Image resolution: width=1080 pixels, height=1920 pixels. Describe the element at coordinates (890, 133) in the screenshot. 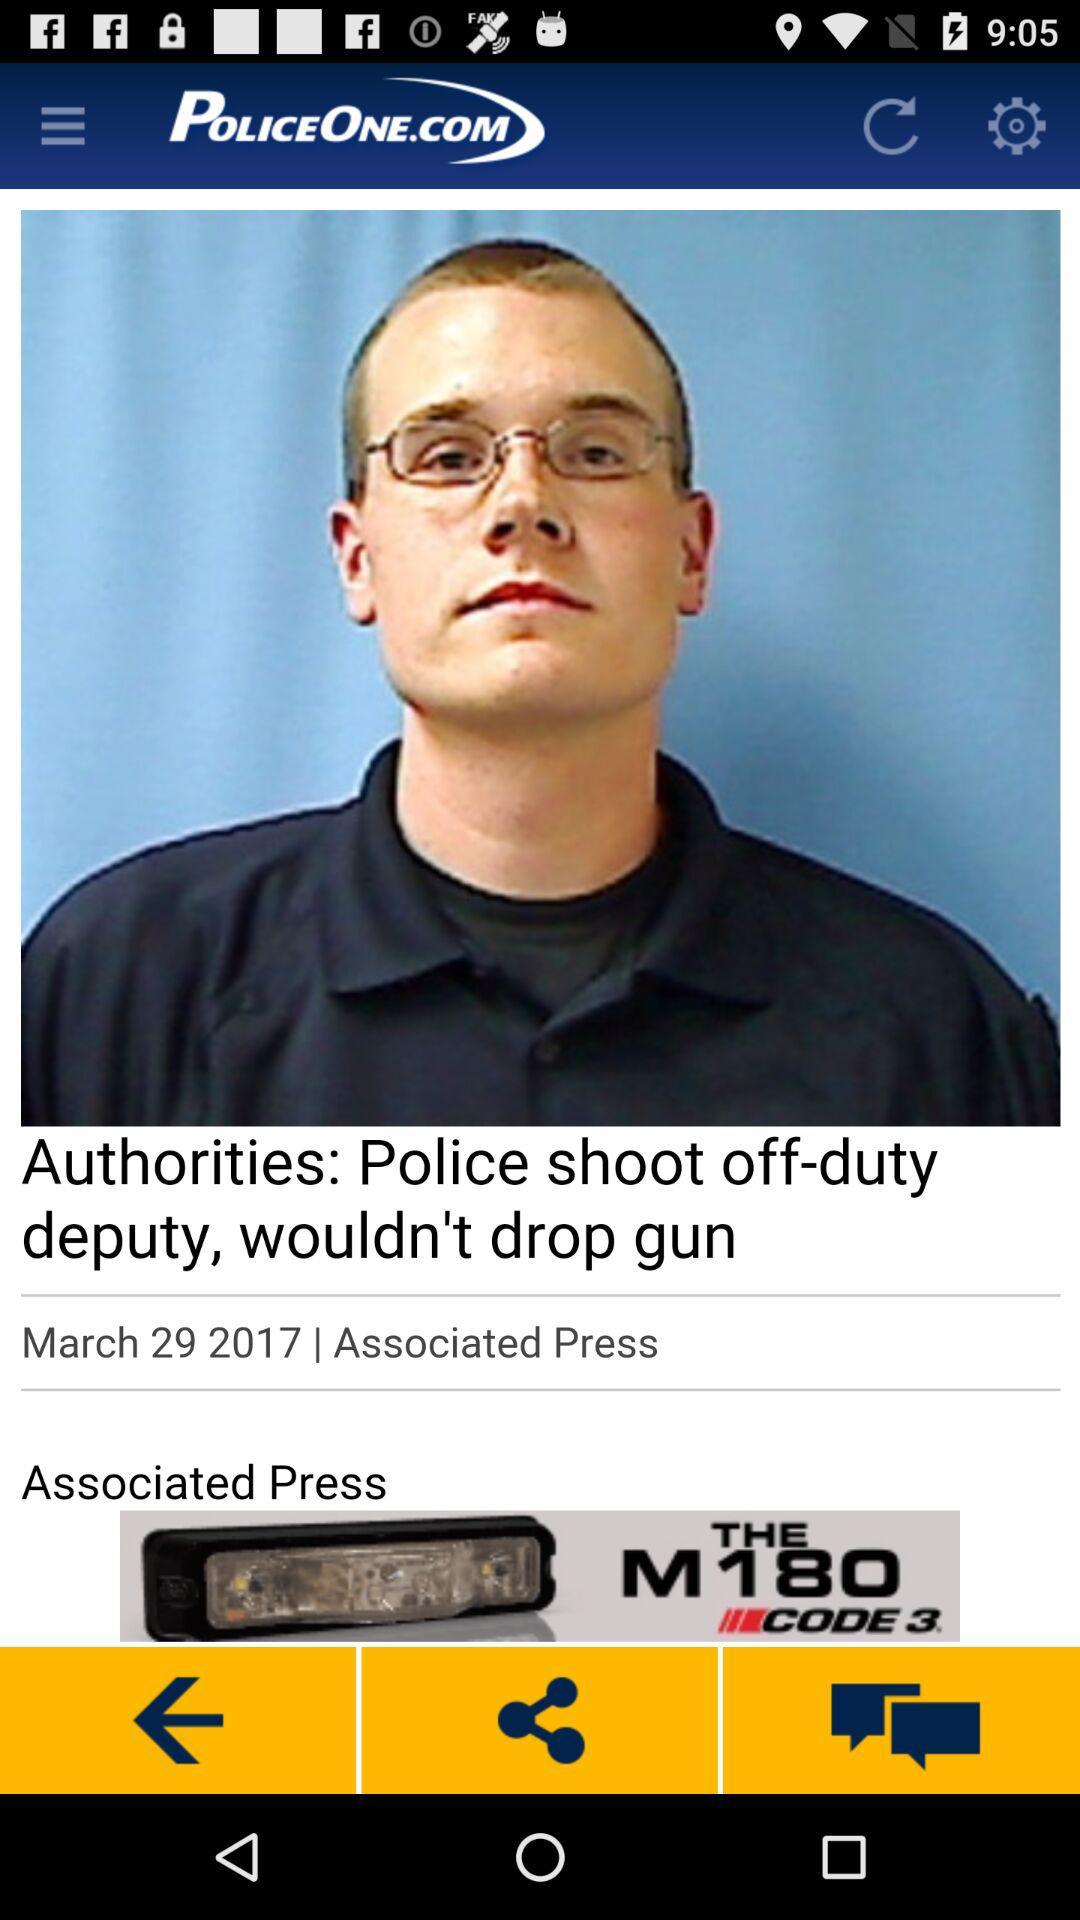

I see `the refresh icon` at that location.